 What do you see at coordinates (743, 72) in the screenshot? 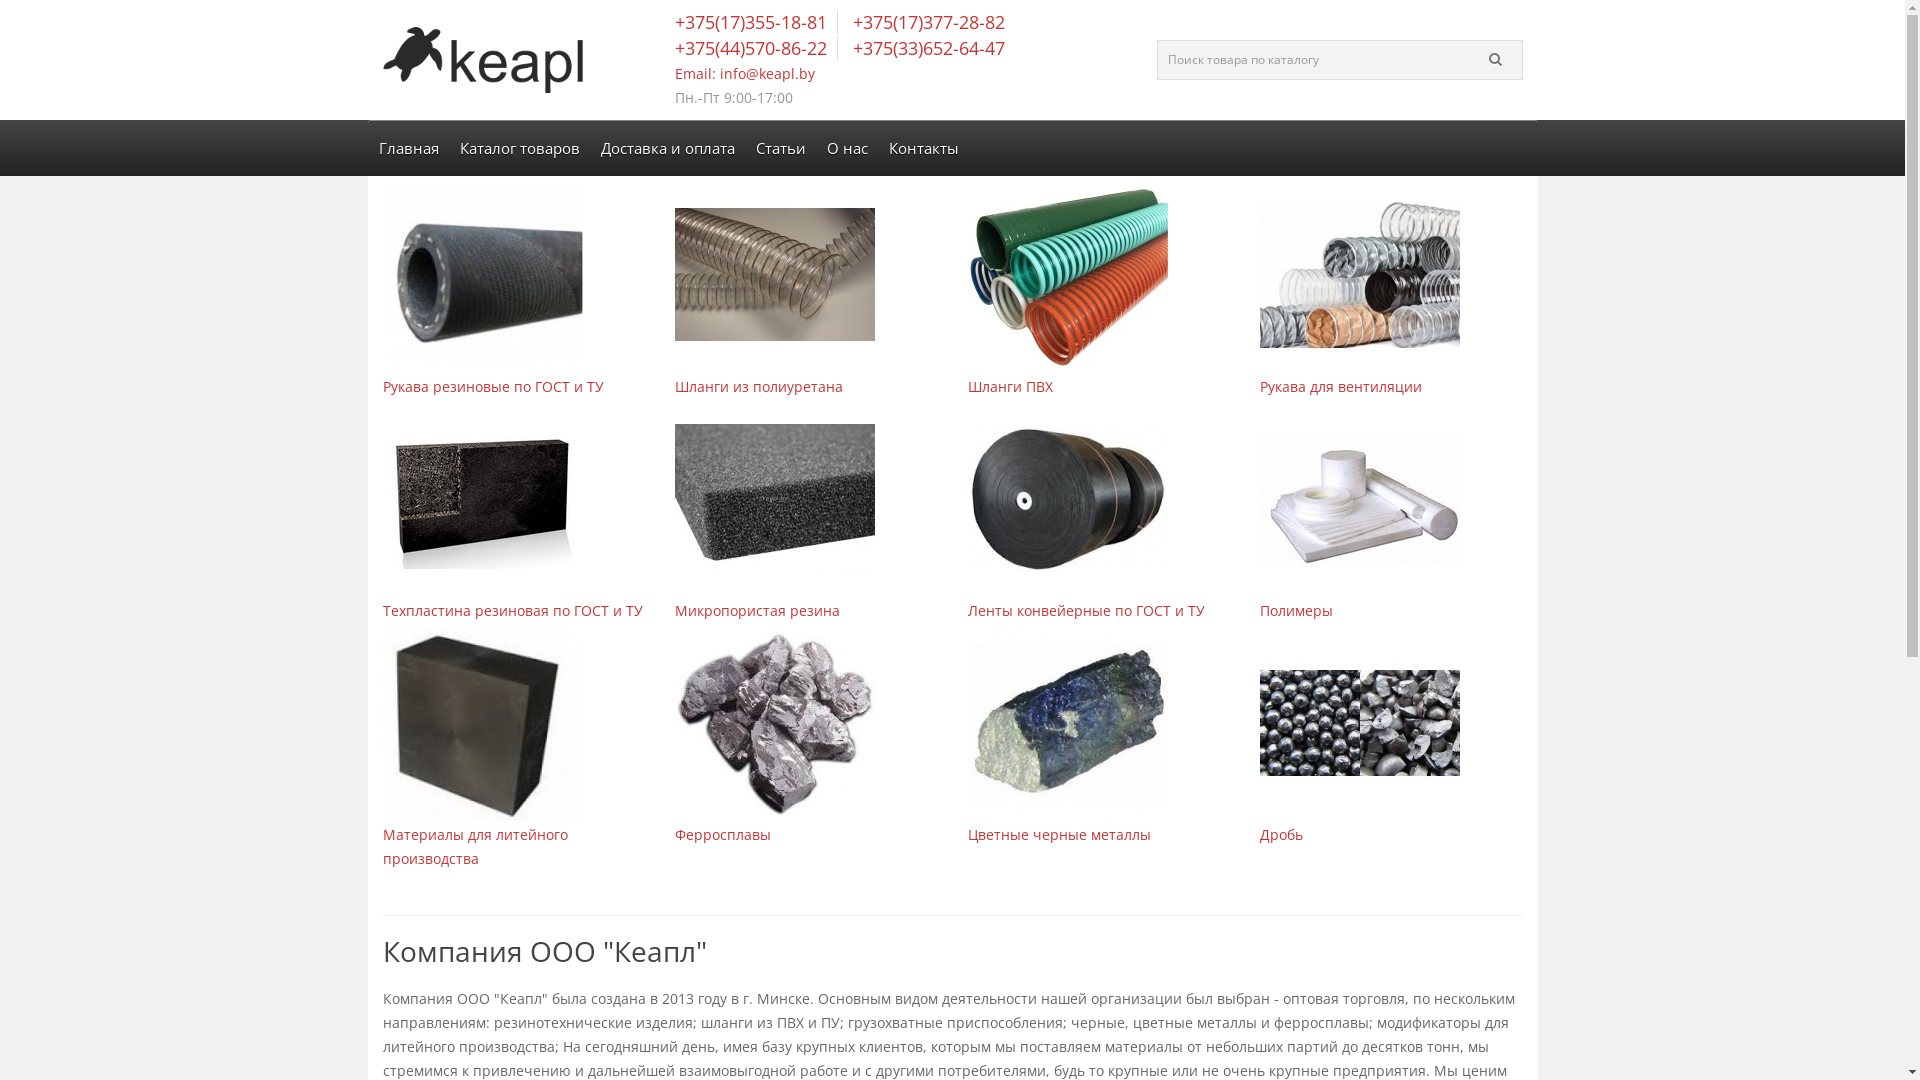
I see `'Email: info@keapl.by'` at bounding box center [743, 72].